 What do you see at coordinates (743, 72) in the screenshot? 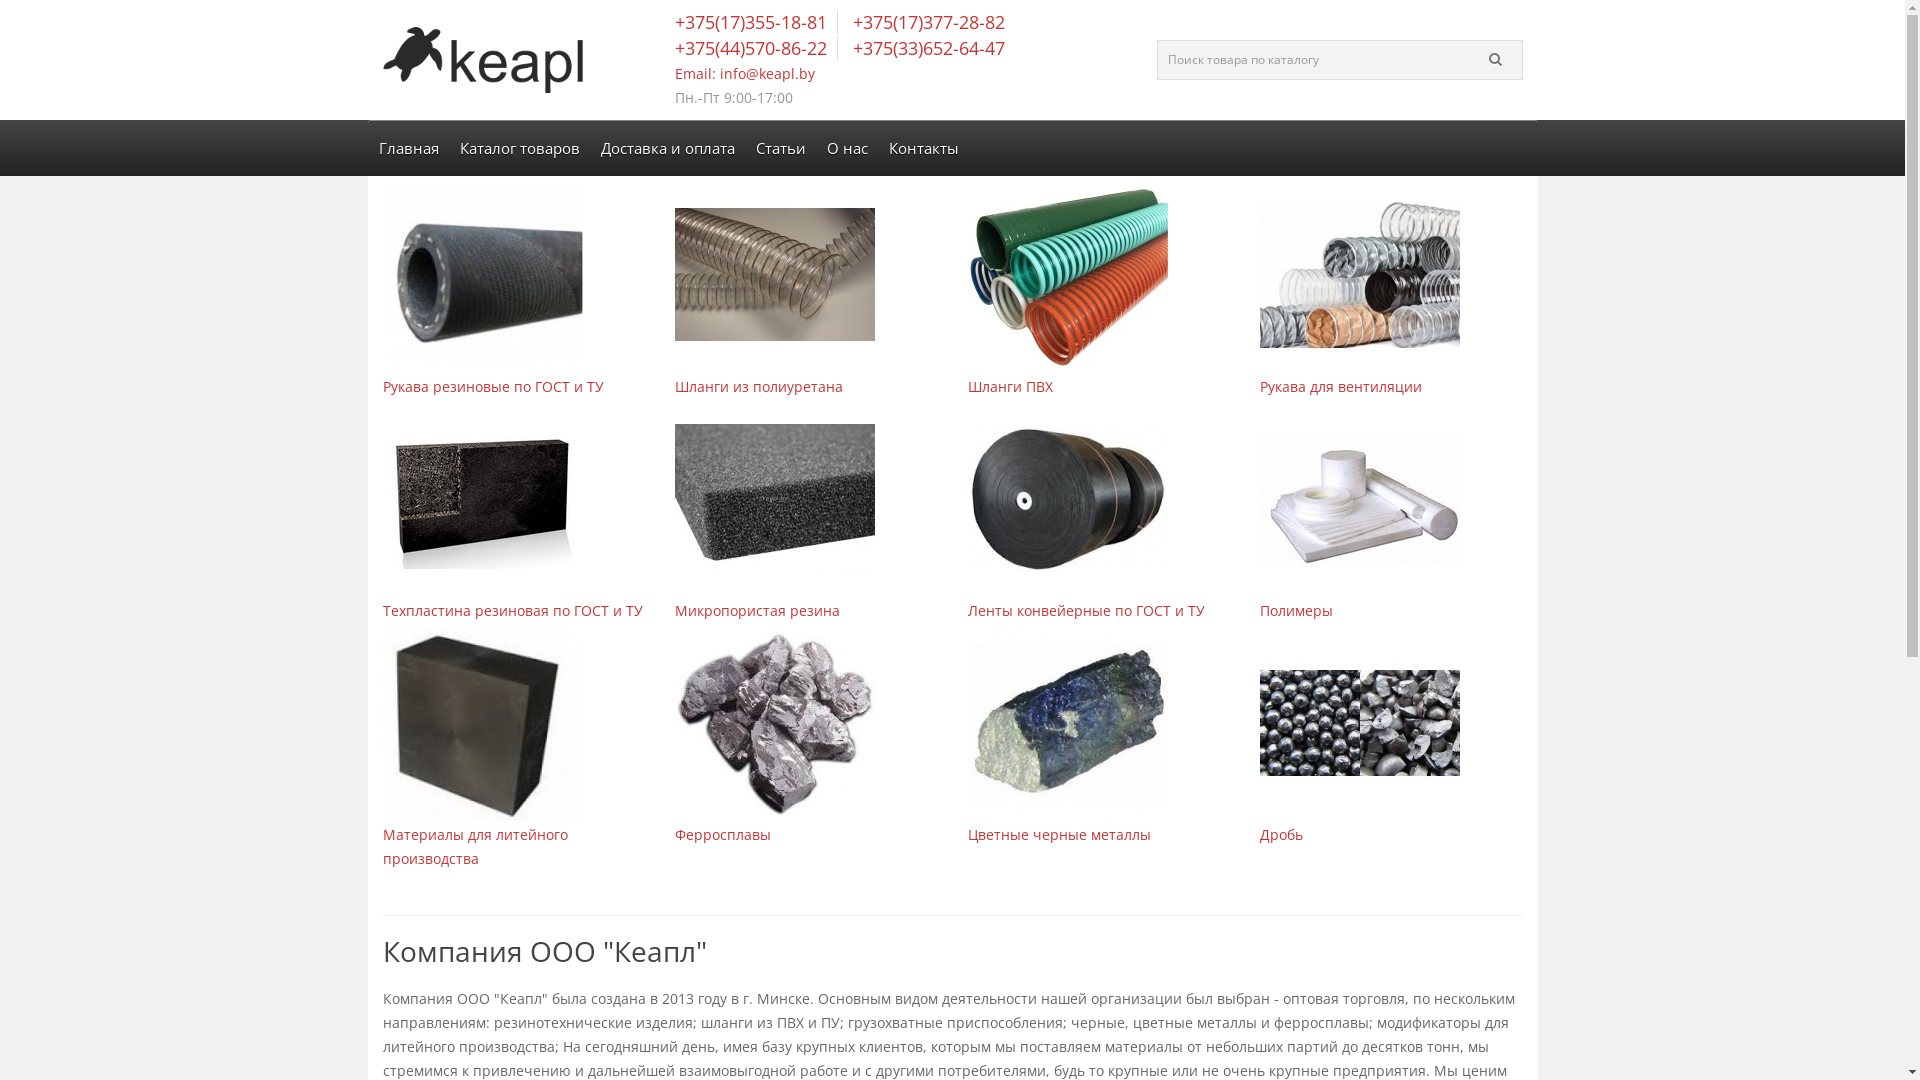
I see `'Email: info@keapl.by'` at bounding box center [743, 72].